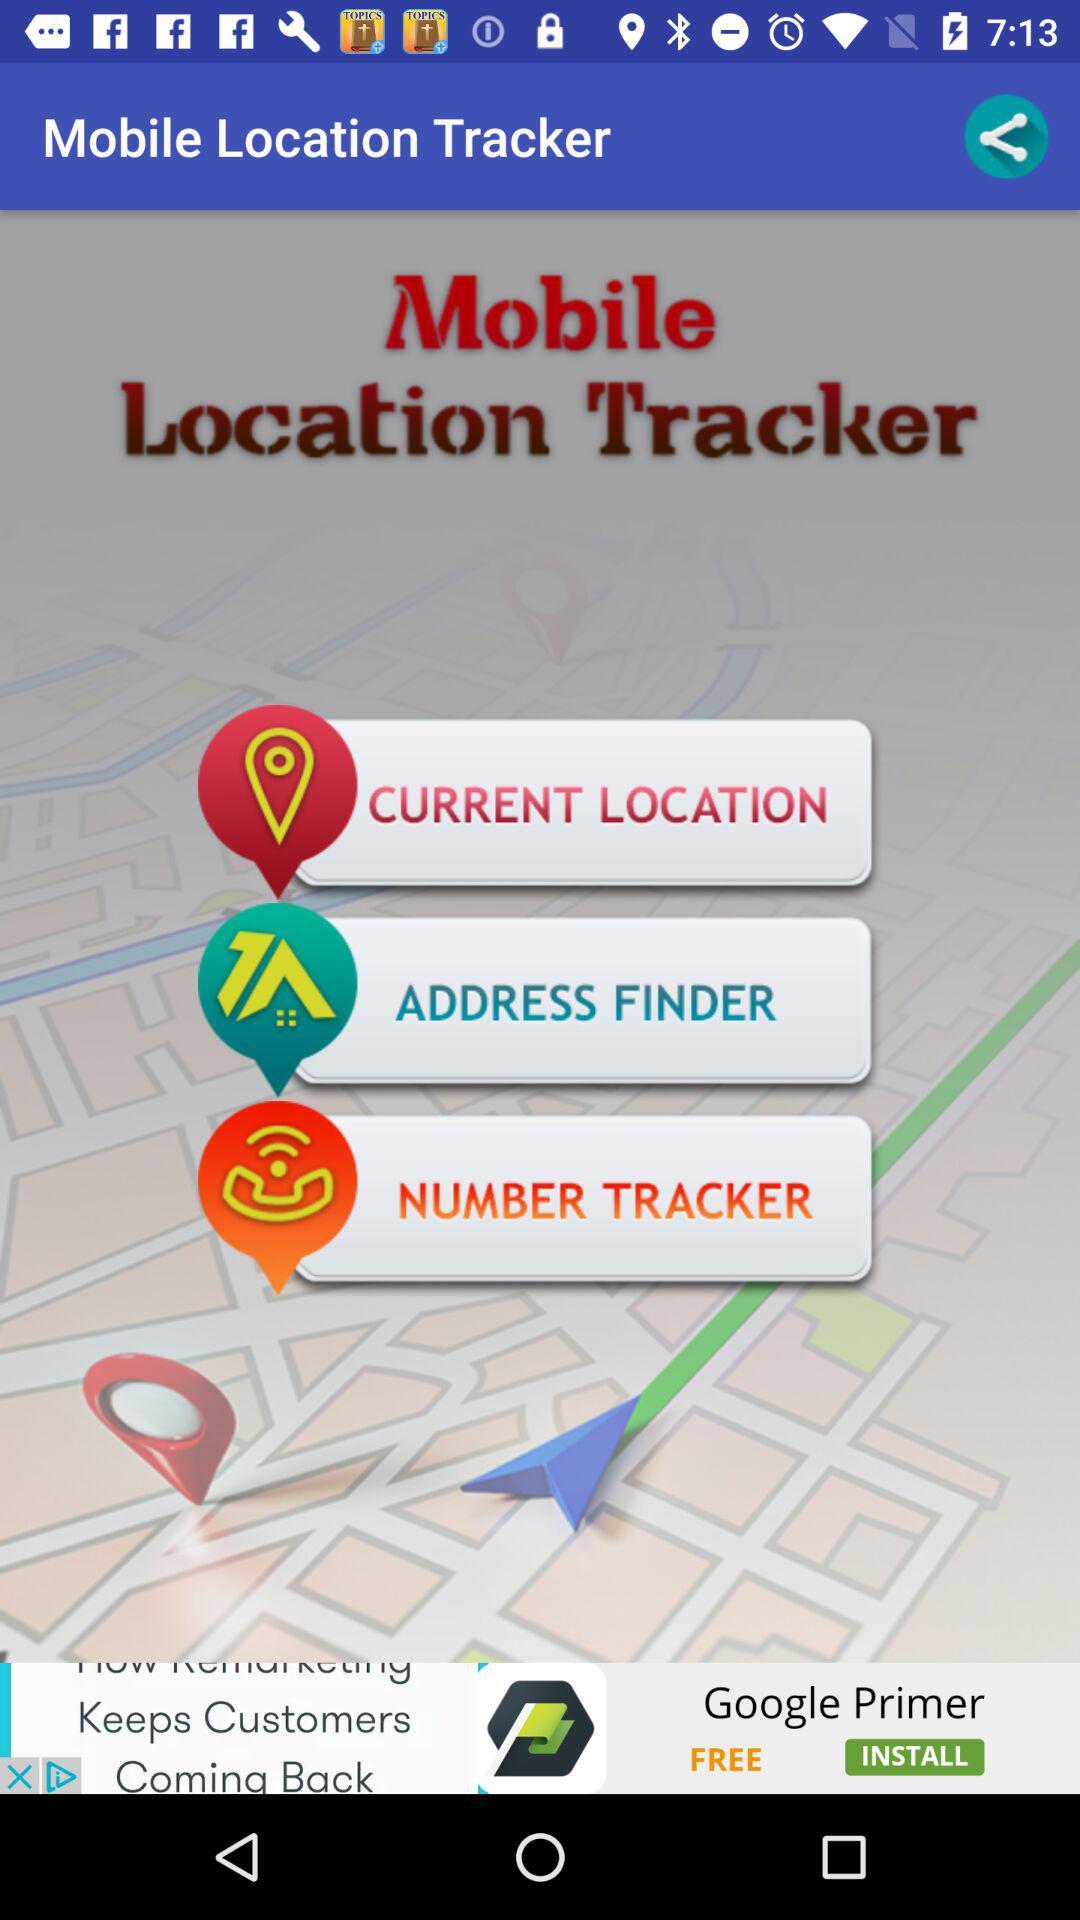 This screenshot has height=1920, width=1080. Describe the element at coordinates (540, 1727) in the screenshot. I see `advertisement` at that location.